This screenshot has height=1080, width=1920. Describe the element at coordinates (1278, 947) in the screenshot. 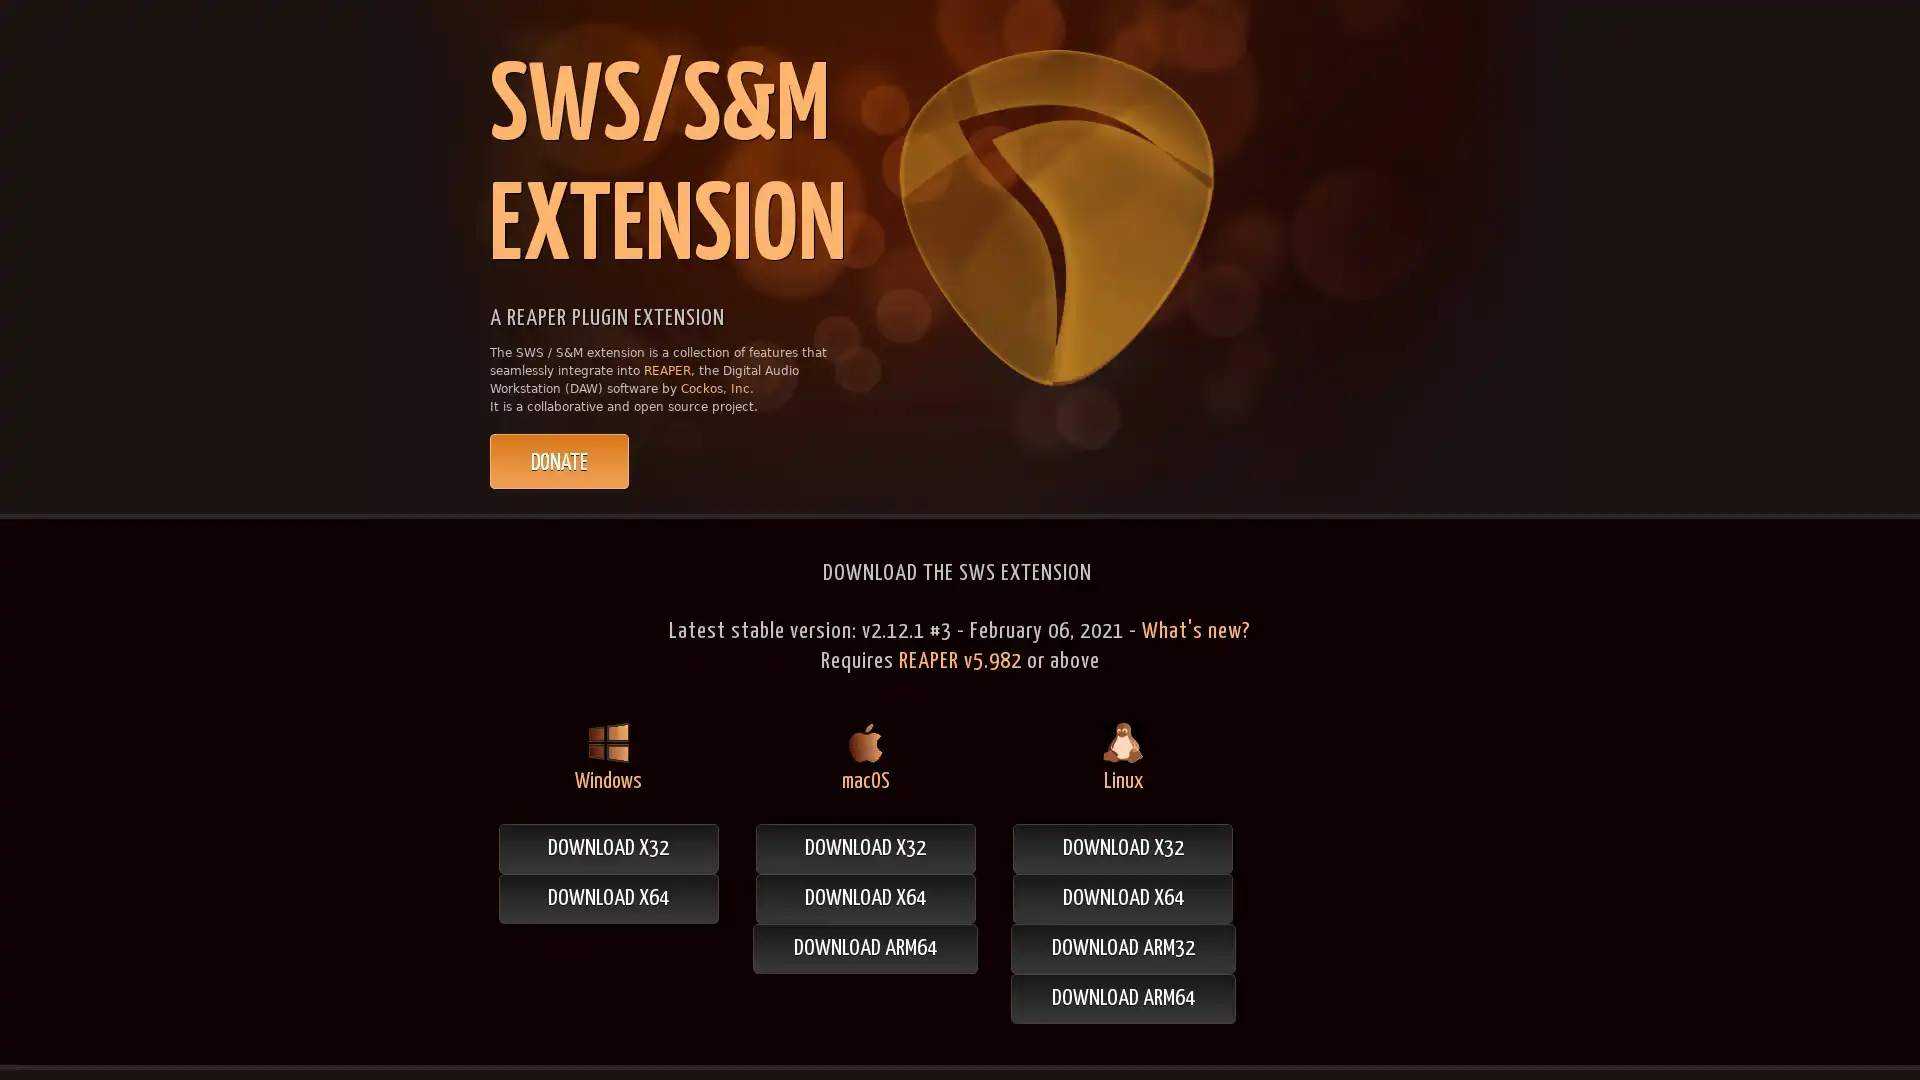

I see `DOWNLOAD ARM32` at that location.